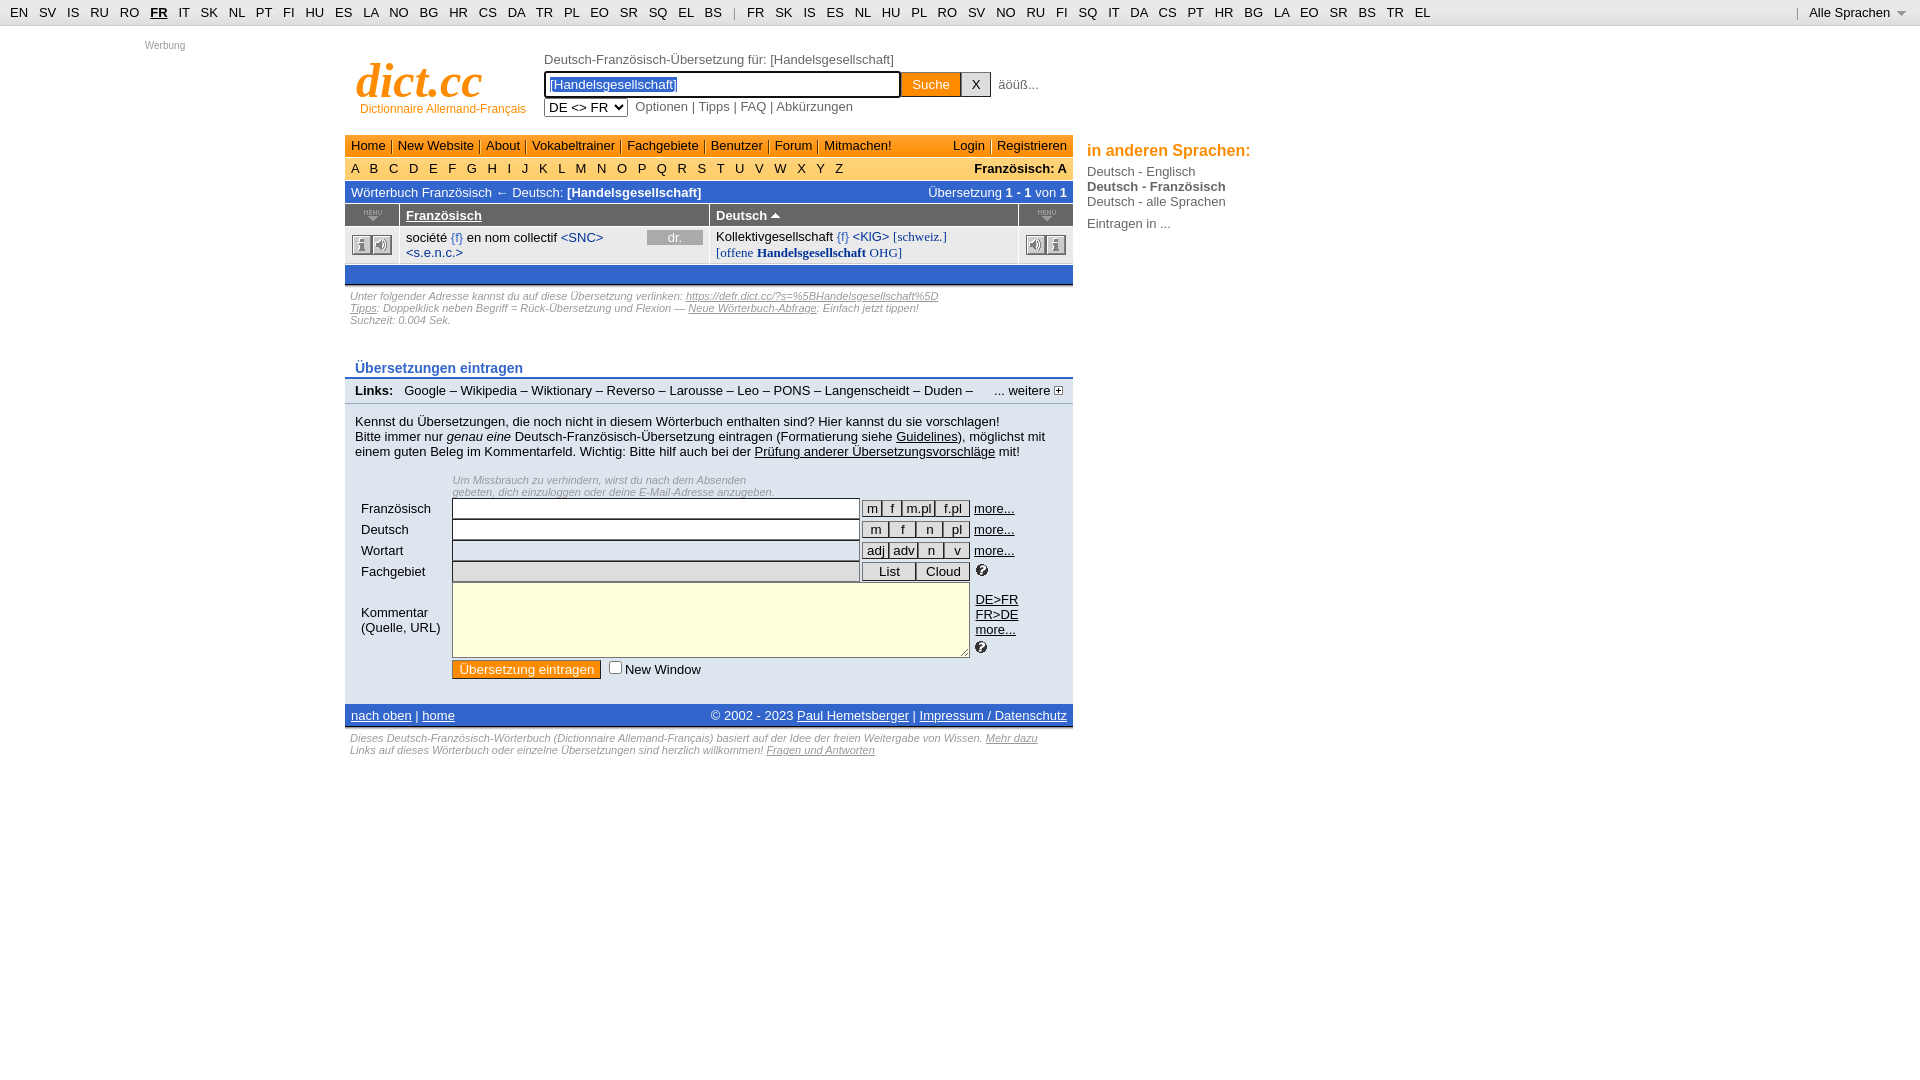  Describe the element at coordinates (701, 167) in the screenshot. I see `'S'` at that location.